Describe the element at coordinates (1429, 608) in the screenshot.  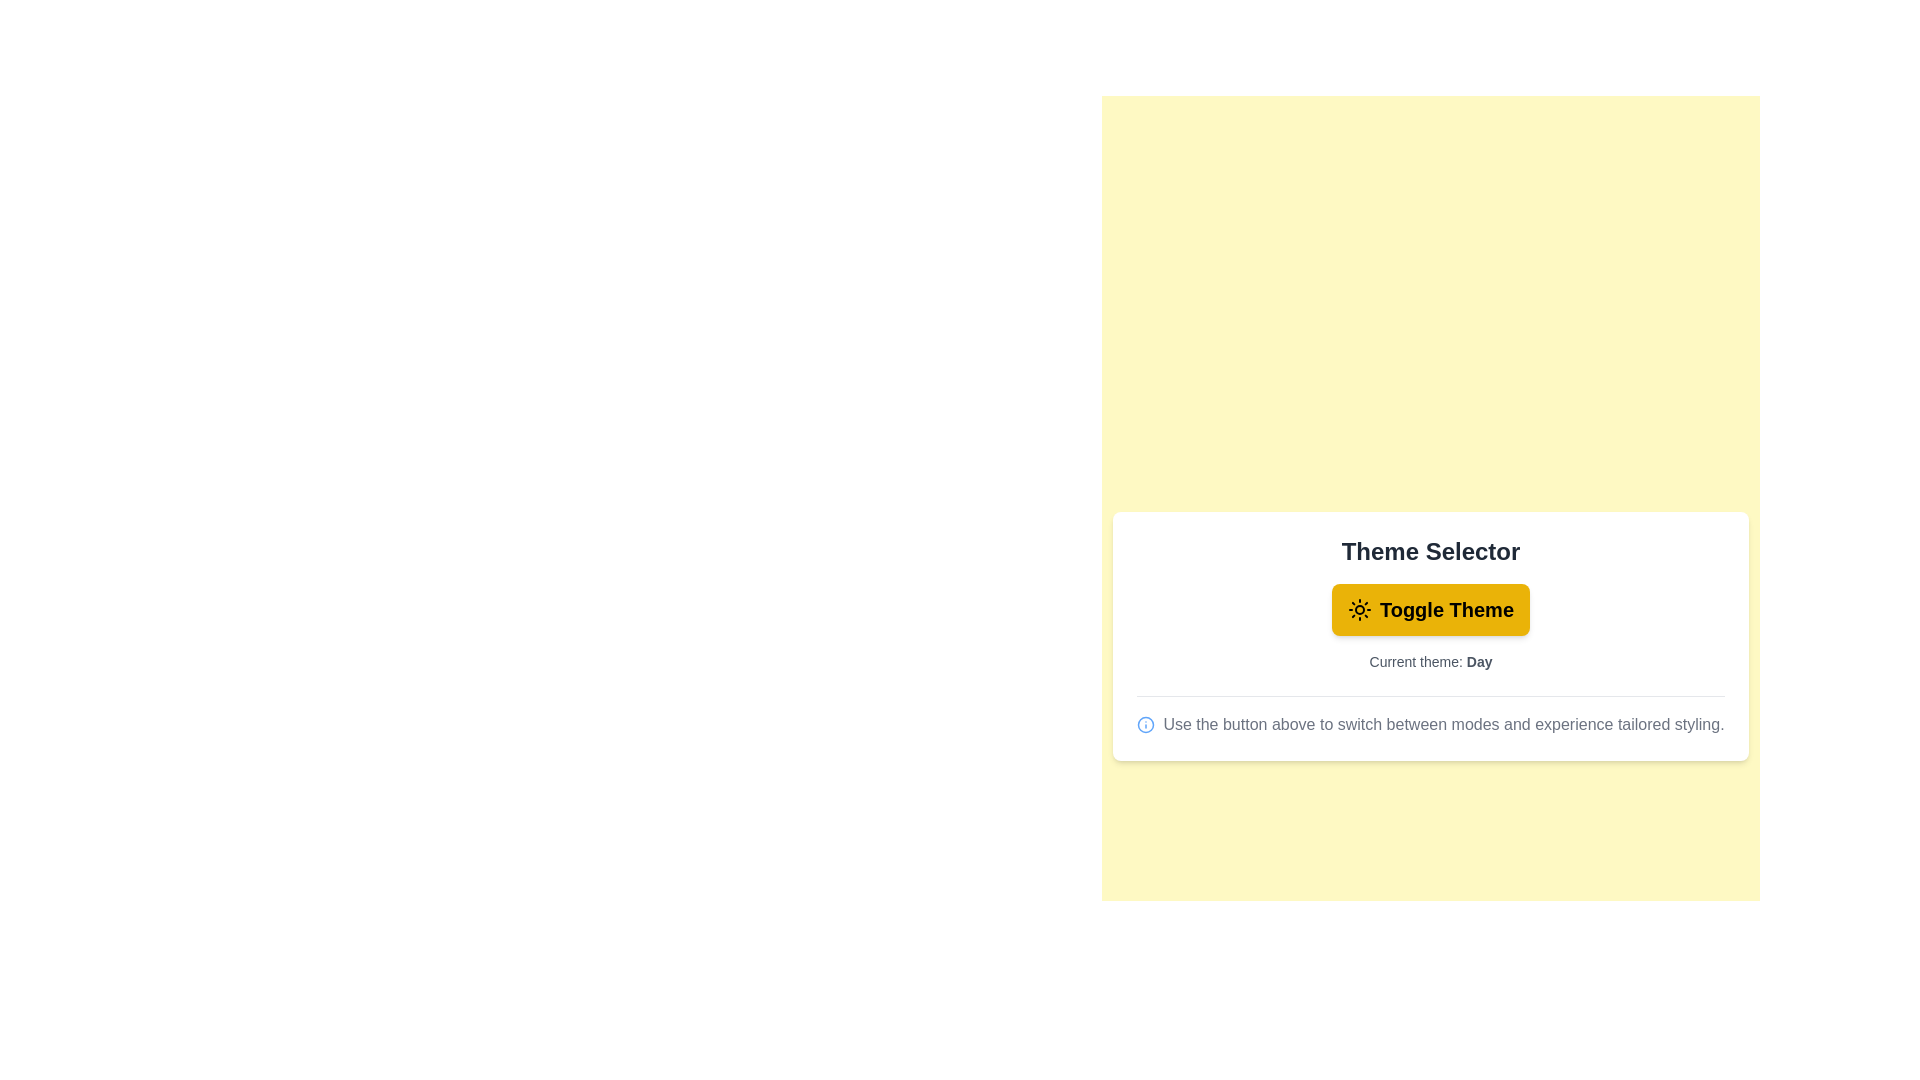
I see `the 'Toggle Theme' button to observe hover effects` at that location.